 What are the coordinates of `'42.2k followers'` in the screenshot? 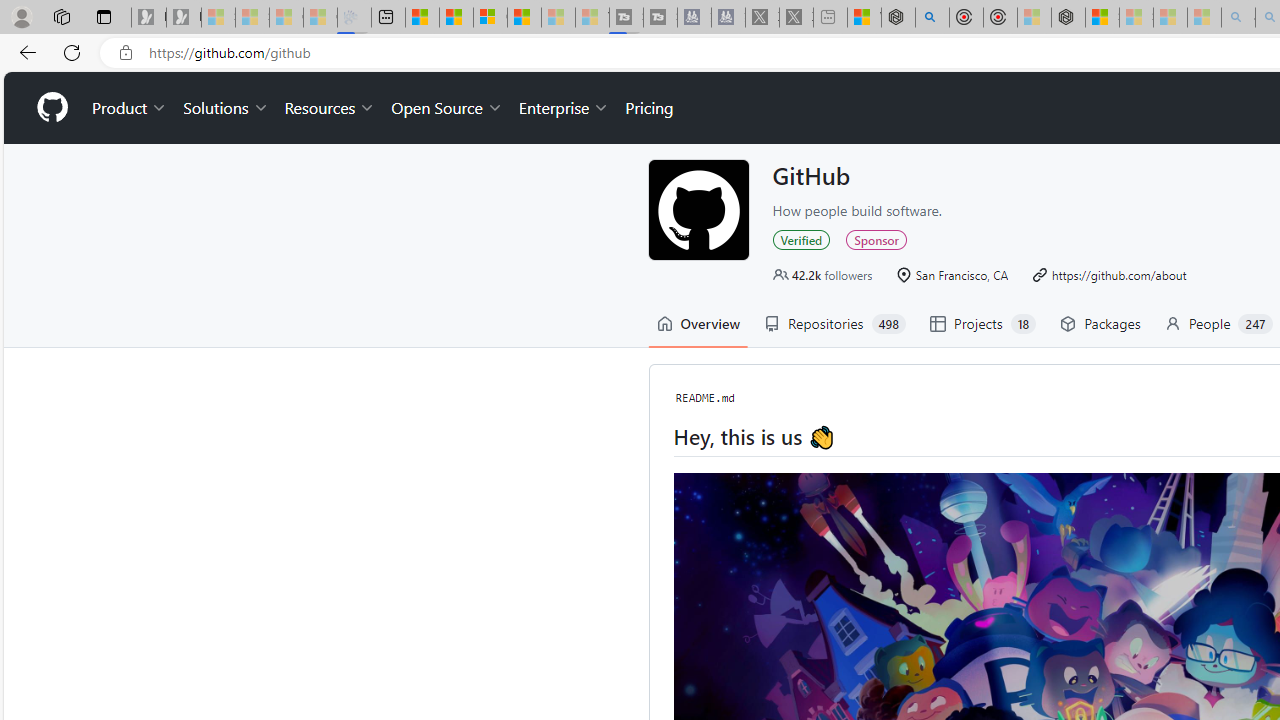 It's located at (822, 274).